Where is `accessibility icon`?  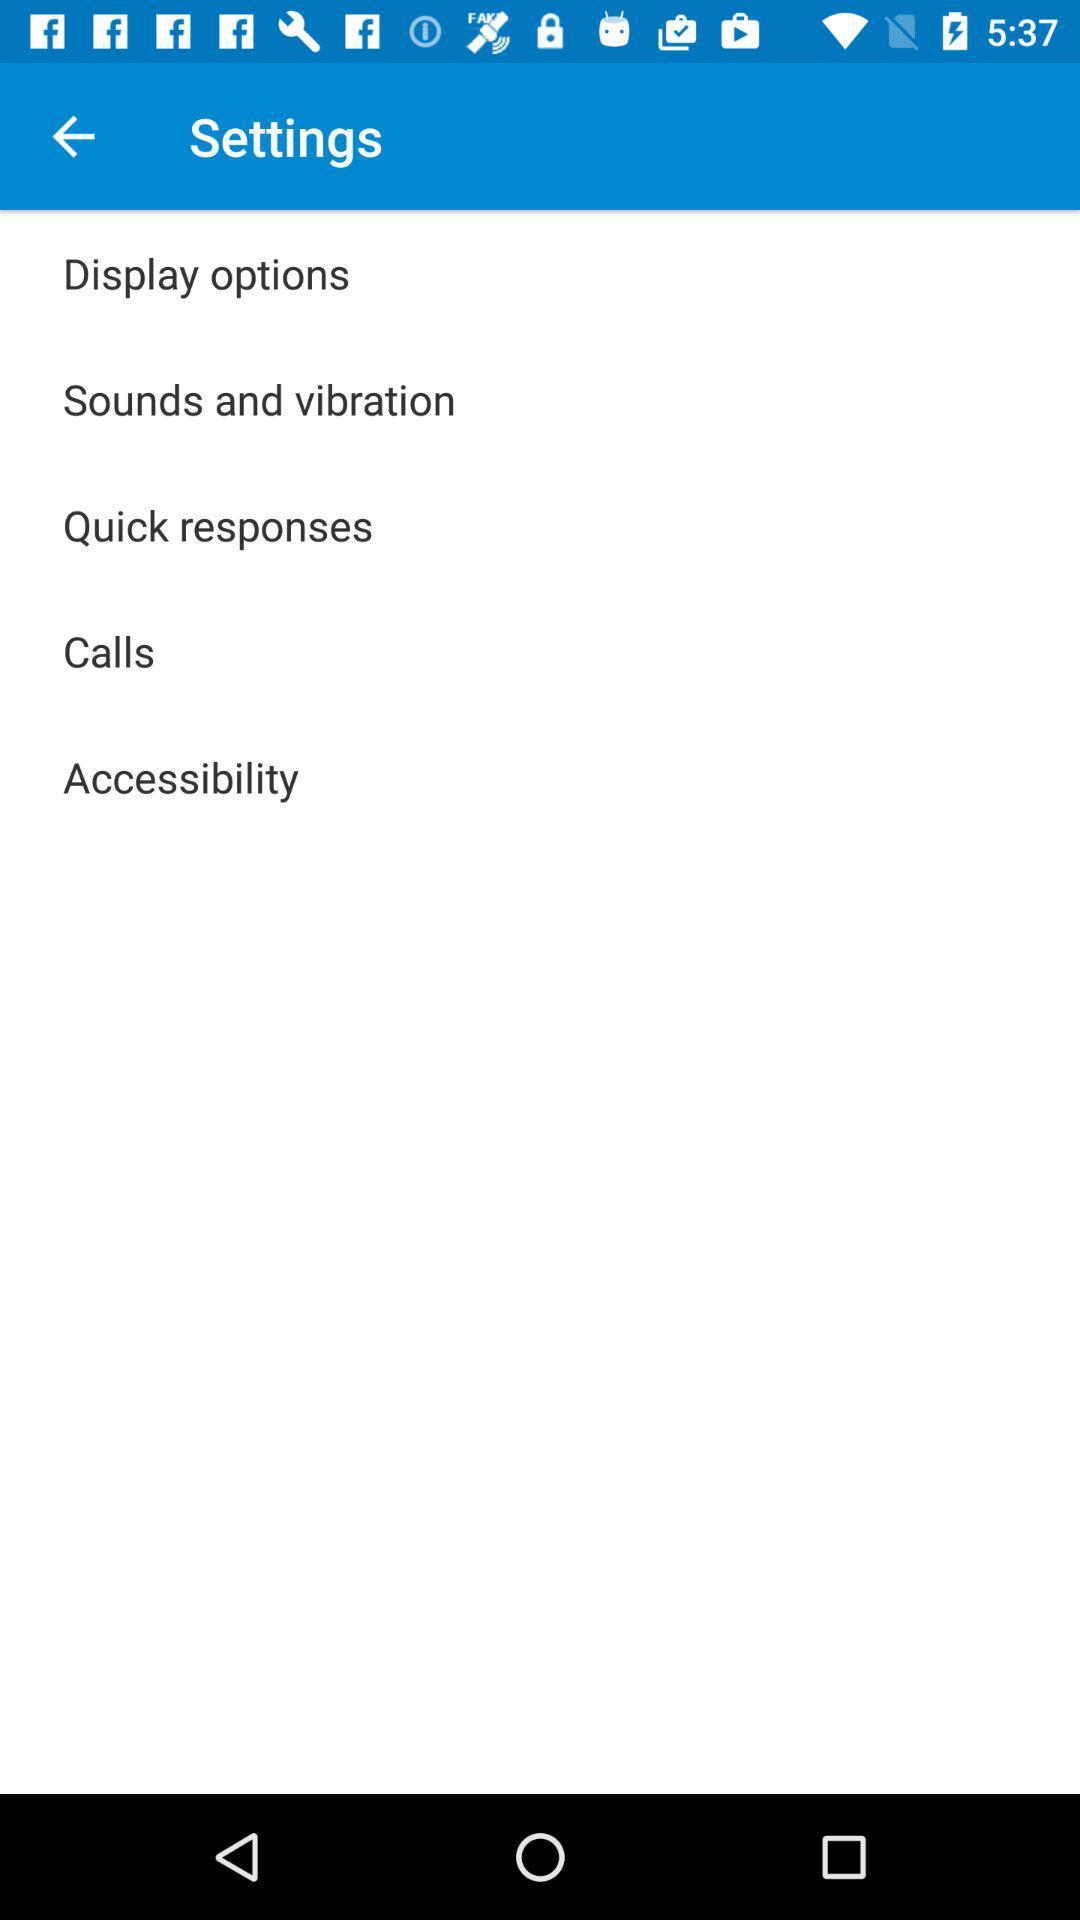
accessibility icon is located at coordinates (181, 776).